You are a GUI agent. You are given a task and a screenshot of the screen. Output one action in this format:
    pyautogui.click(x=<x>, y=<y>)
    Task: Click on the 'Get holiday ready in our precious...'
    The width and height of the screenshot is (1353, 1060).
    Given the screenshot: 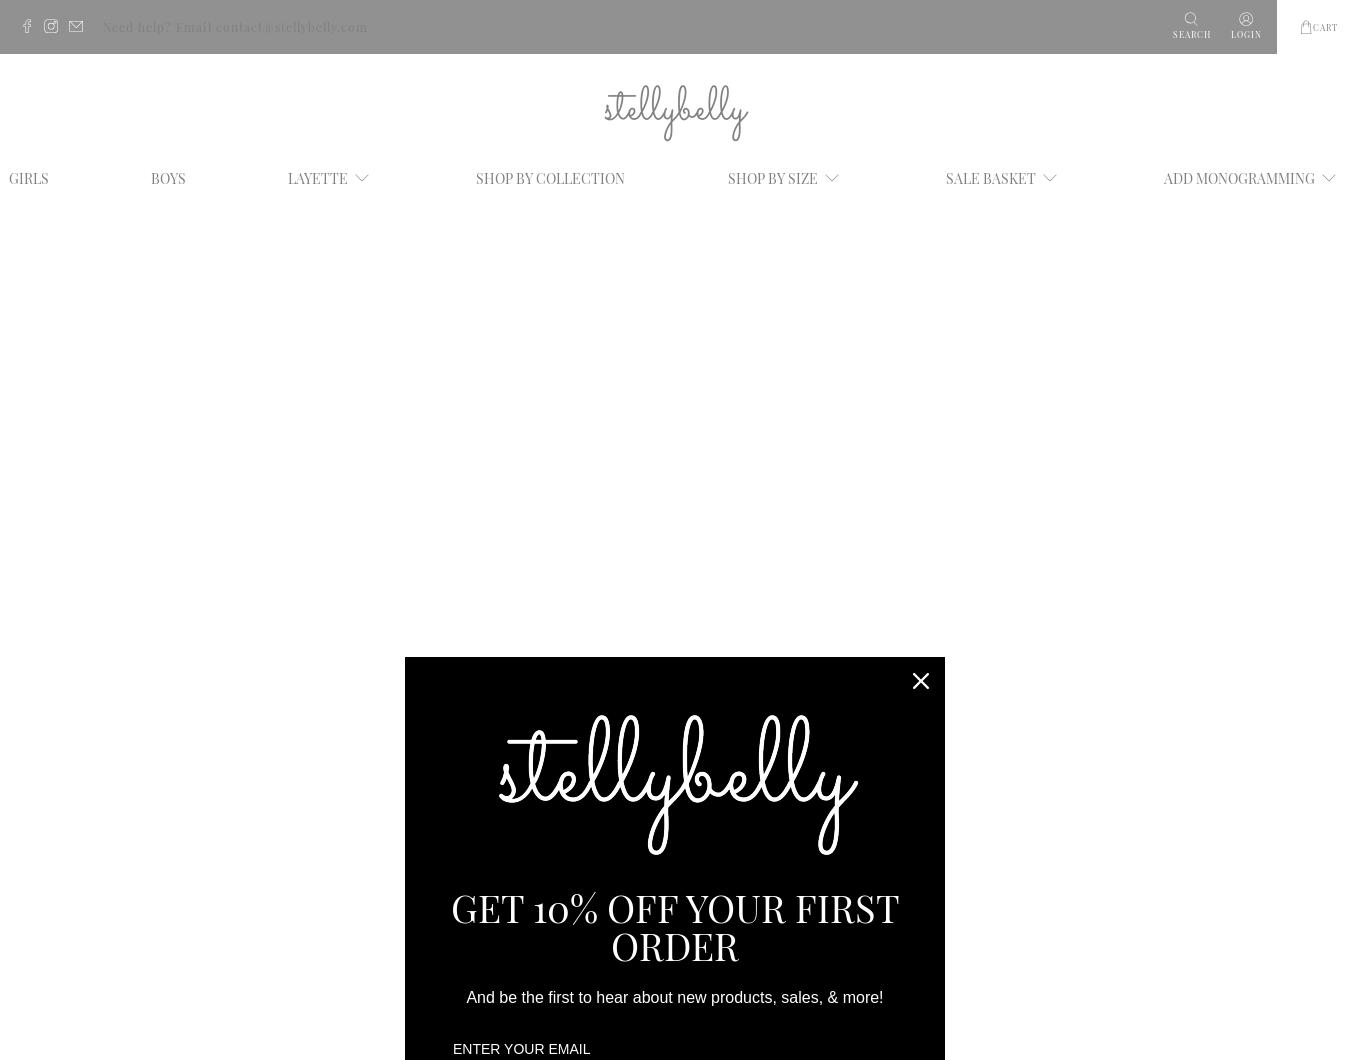 What is the action you would take?
    pyautogui.click(x=278, y=746)
    